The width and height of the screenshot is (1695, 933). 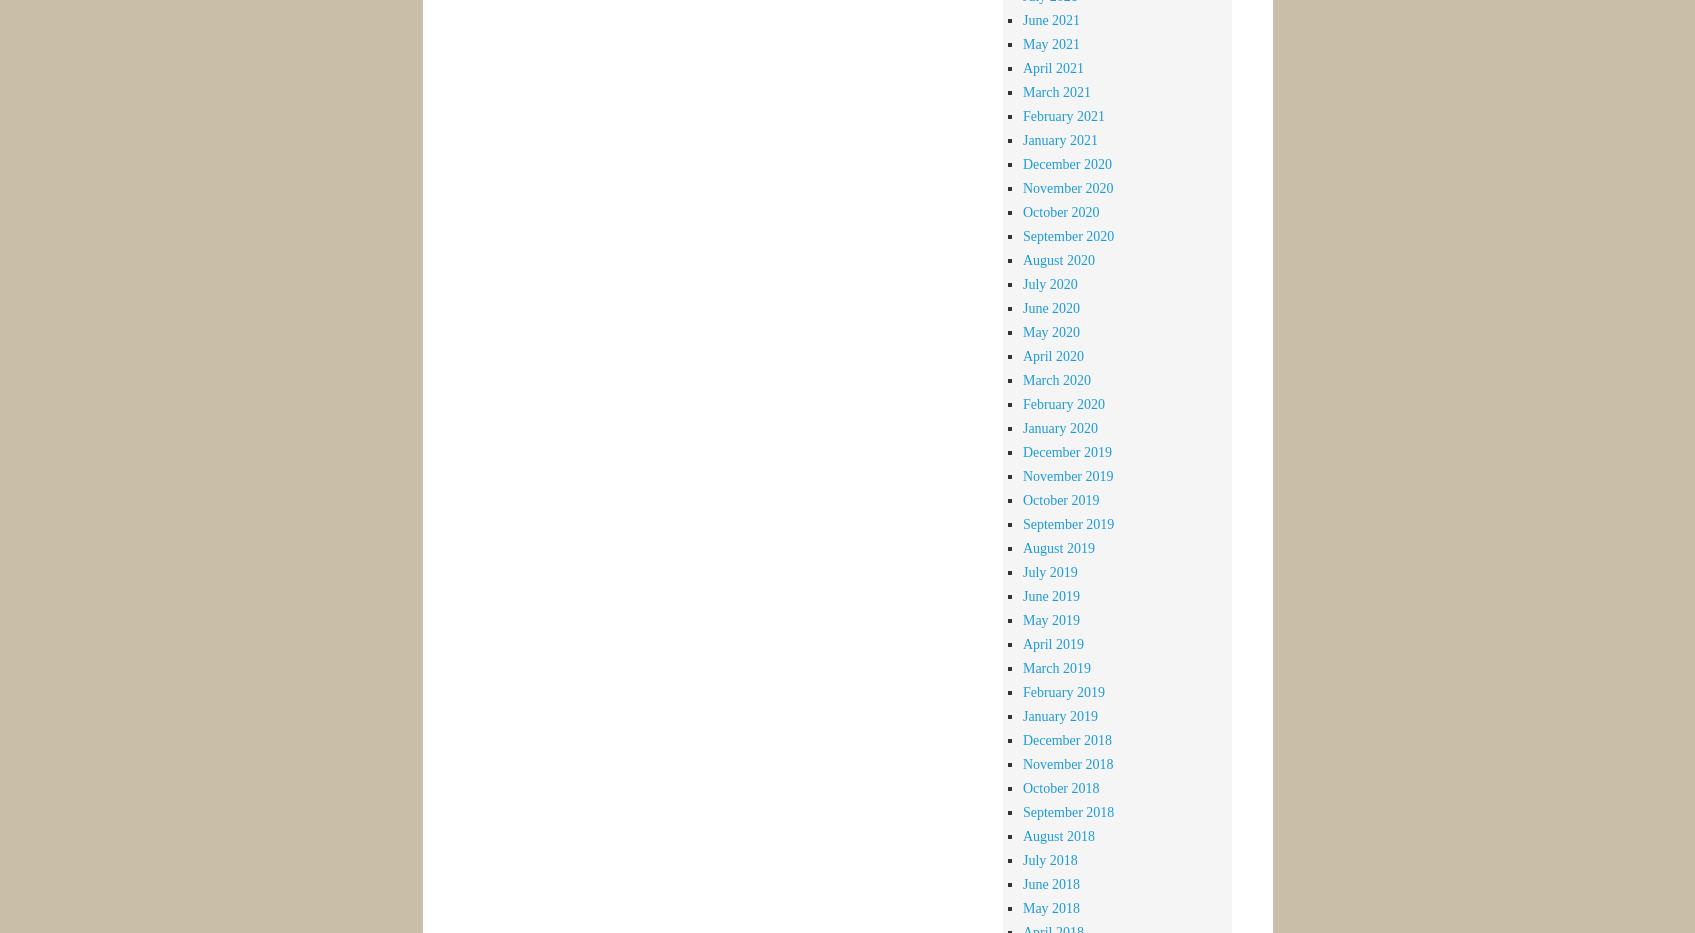 I want to click on 'May 2021', so click(x=1051, y=42).